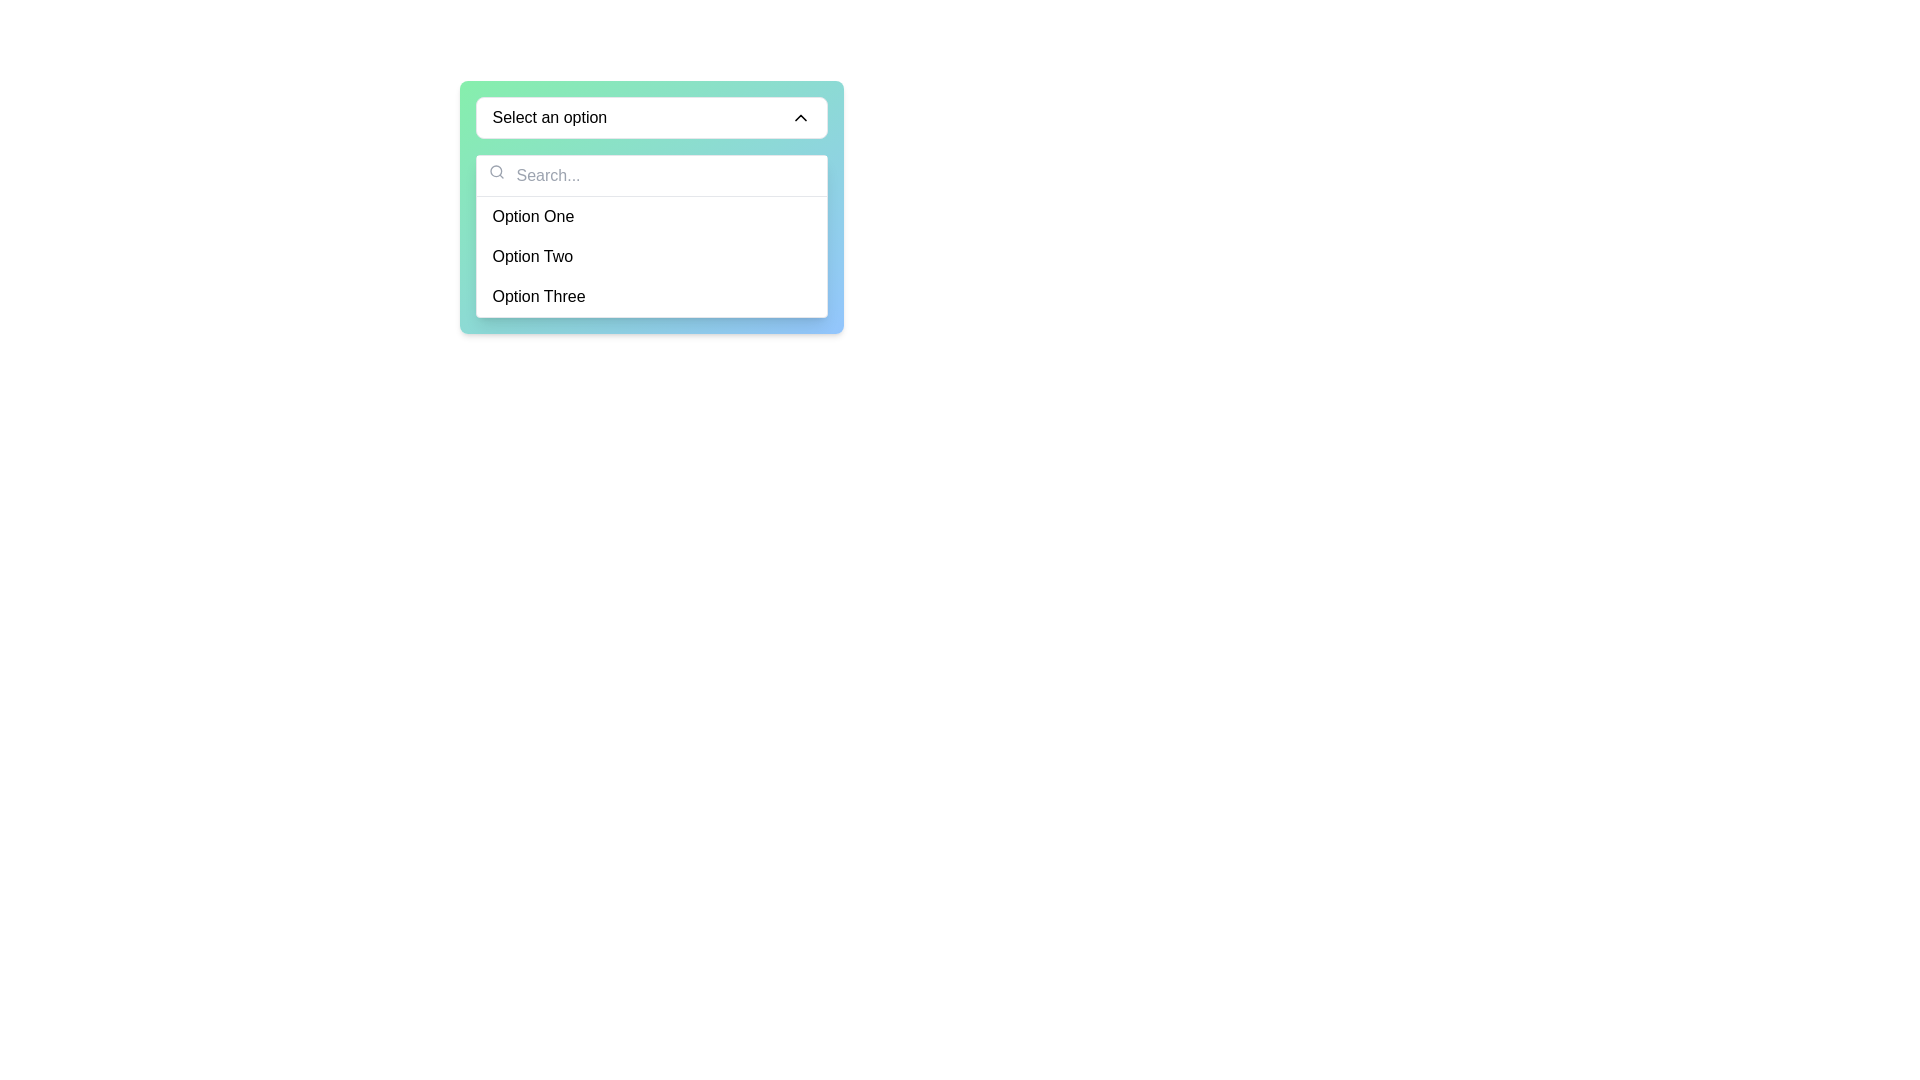  Describe the element at coordinates (651, 235) in the screenshot. I see `the dropdown menu option` at that location.